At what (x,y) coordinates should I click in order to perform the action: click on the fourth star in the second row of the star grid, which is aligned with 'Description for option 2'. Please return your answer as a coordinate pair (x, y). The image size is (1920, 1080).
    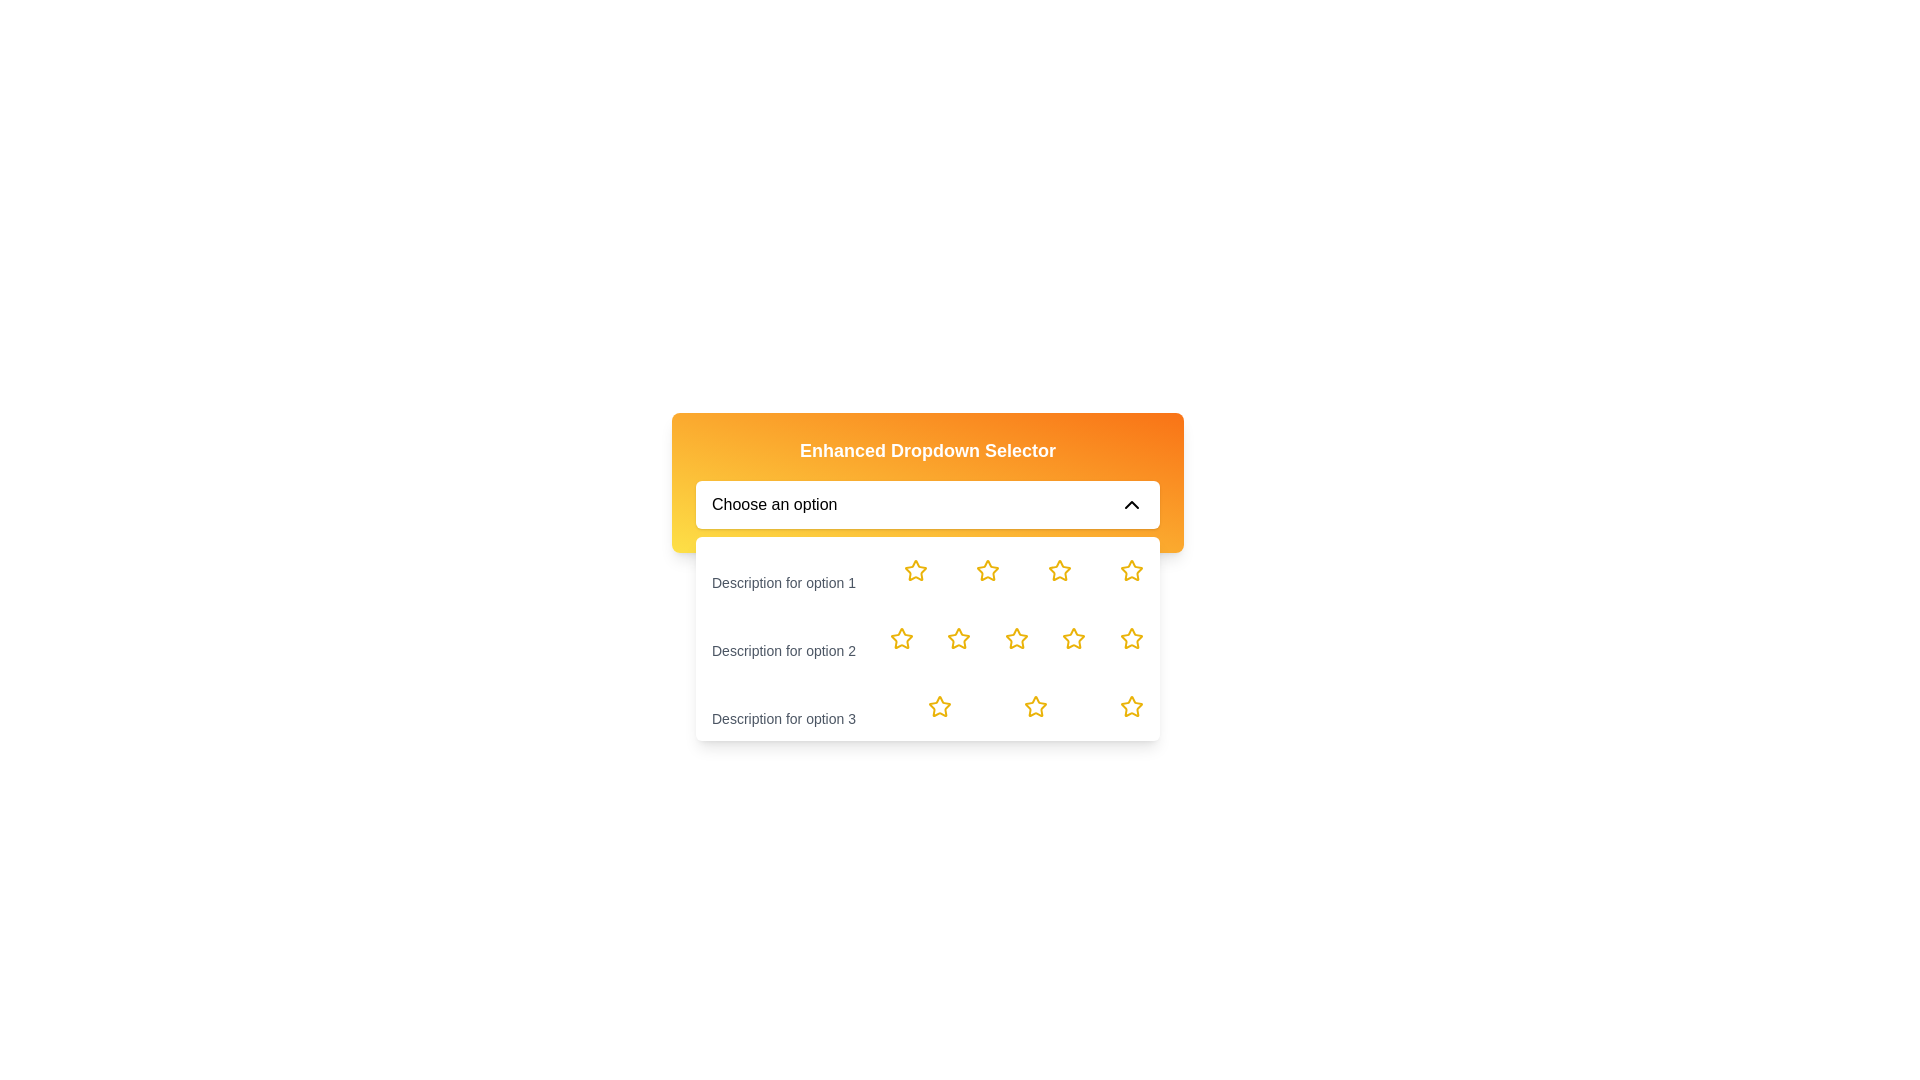
    Looking at the image, I should click on (1073, 638).